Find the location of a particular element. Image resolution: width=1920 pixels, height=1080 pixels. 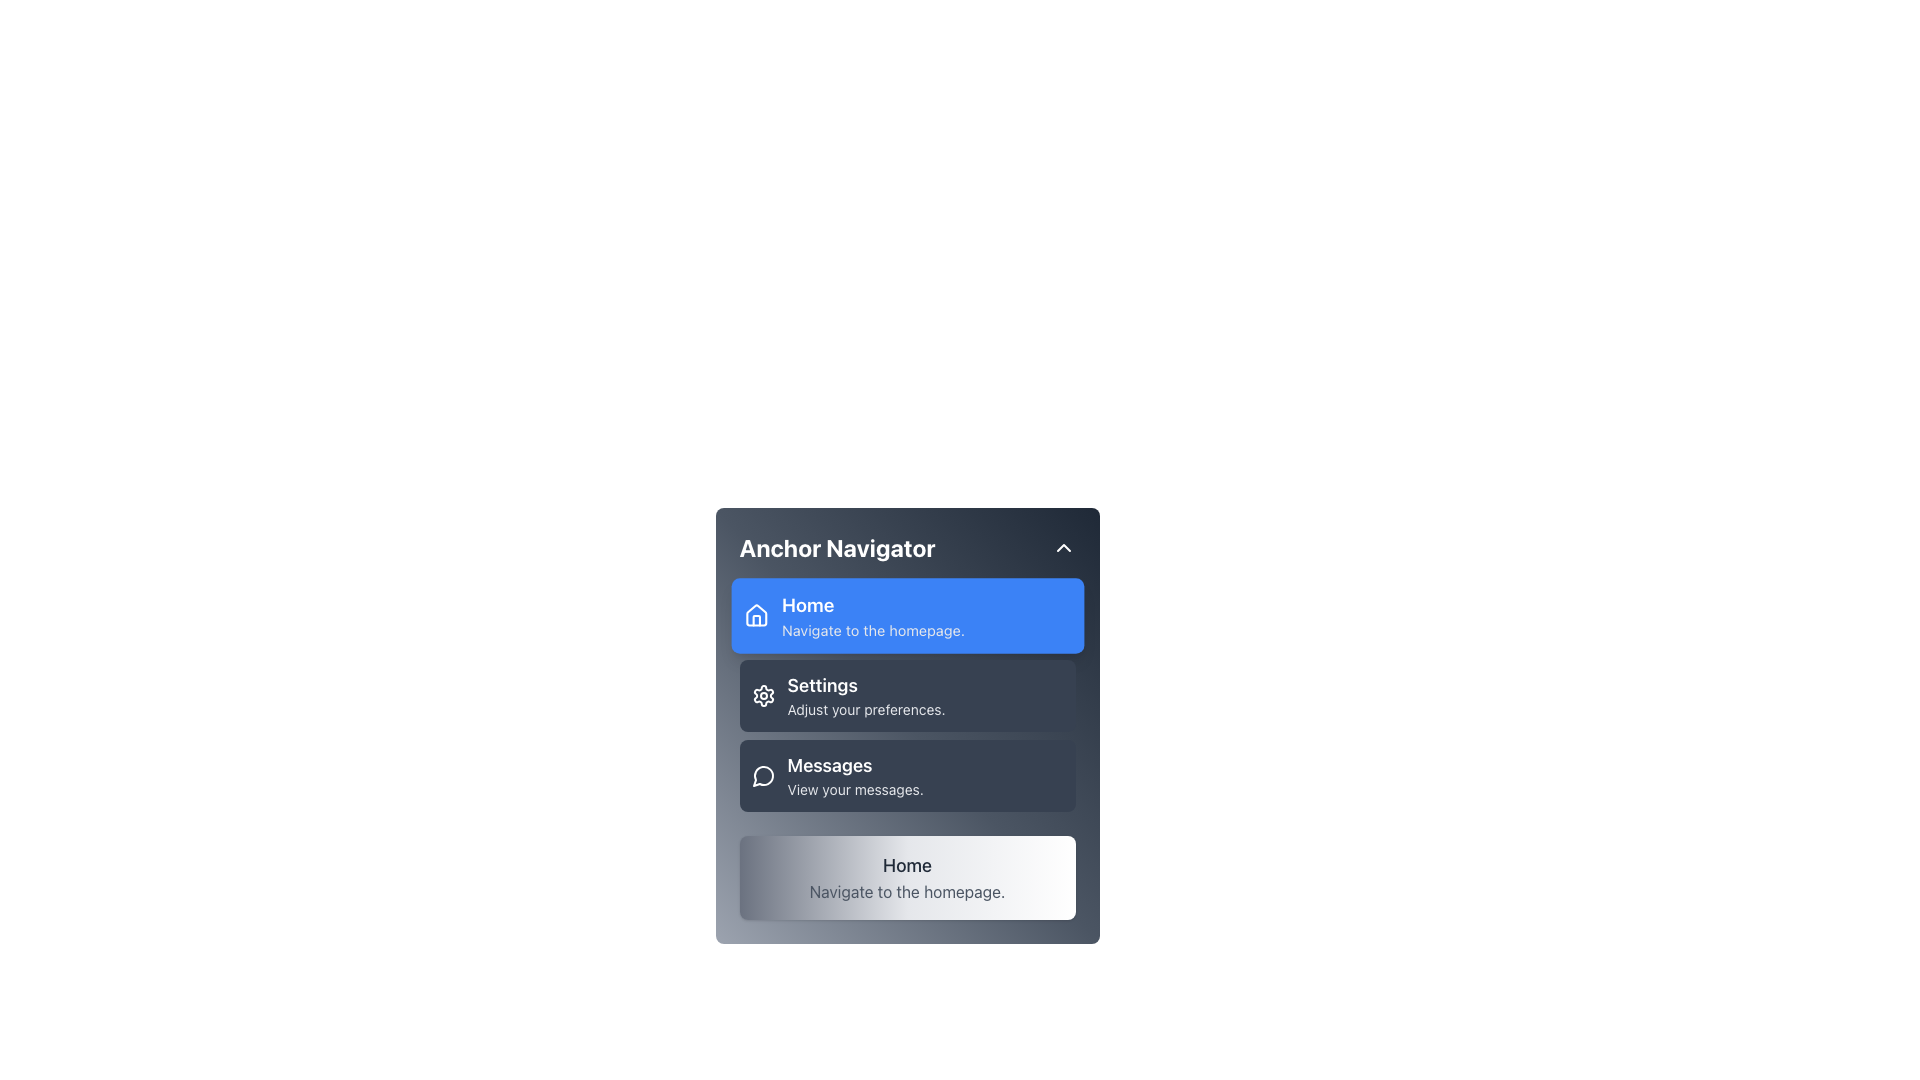

the 'Settings' button in the menu, which has a dark gray background and white text is located at coordinates (906, 725).